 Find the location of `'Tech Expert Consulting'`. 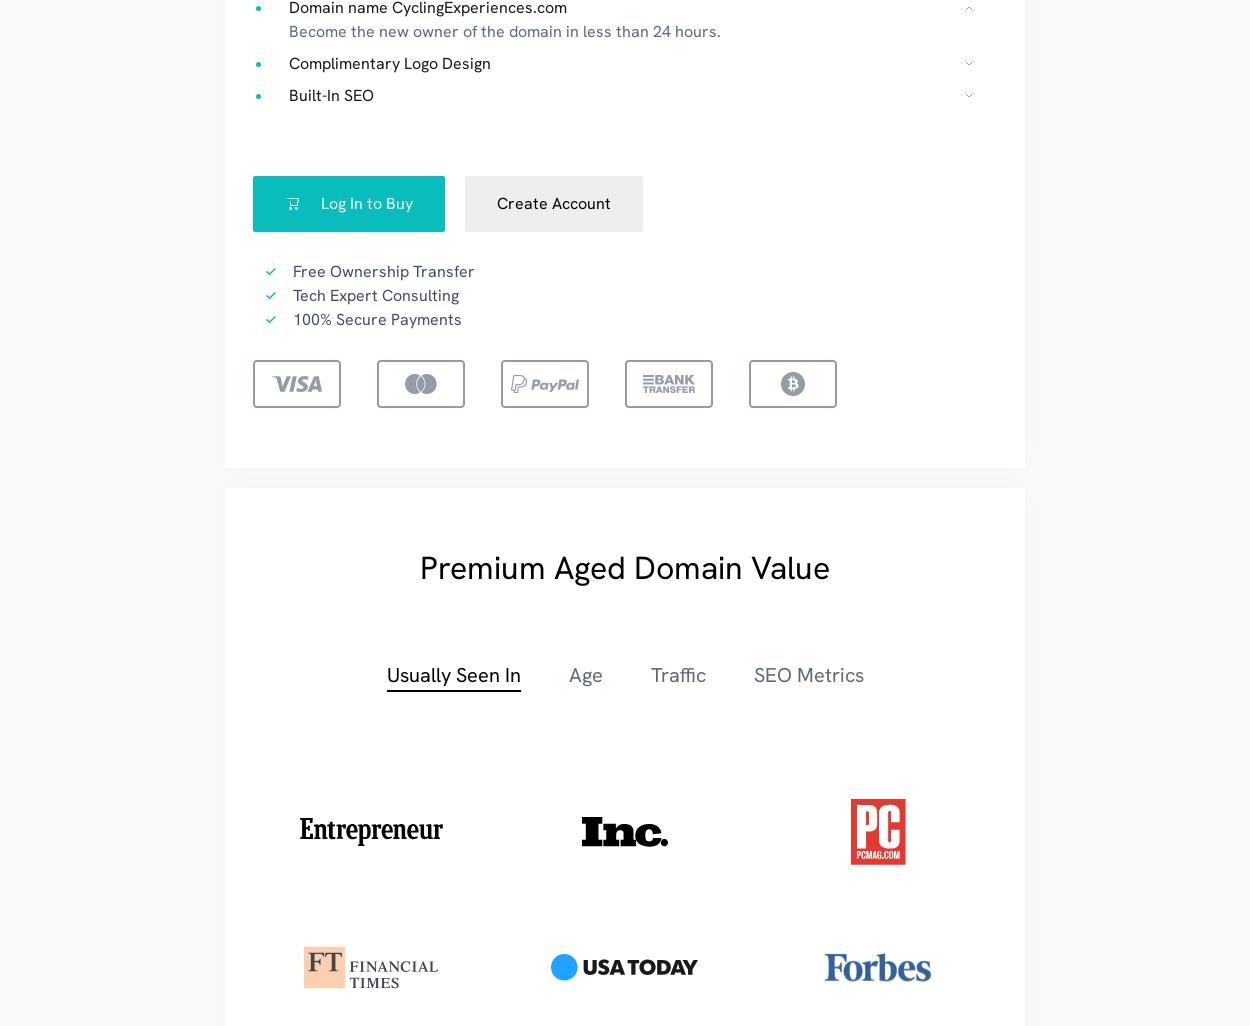

'Tech Expert Consulting' is located at coordinates (376, 294).